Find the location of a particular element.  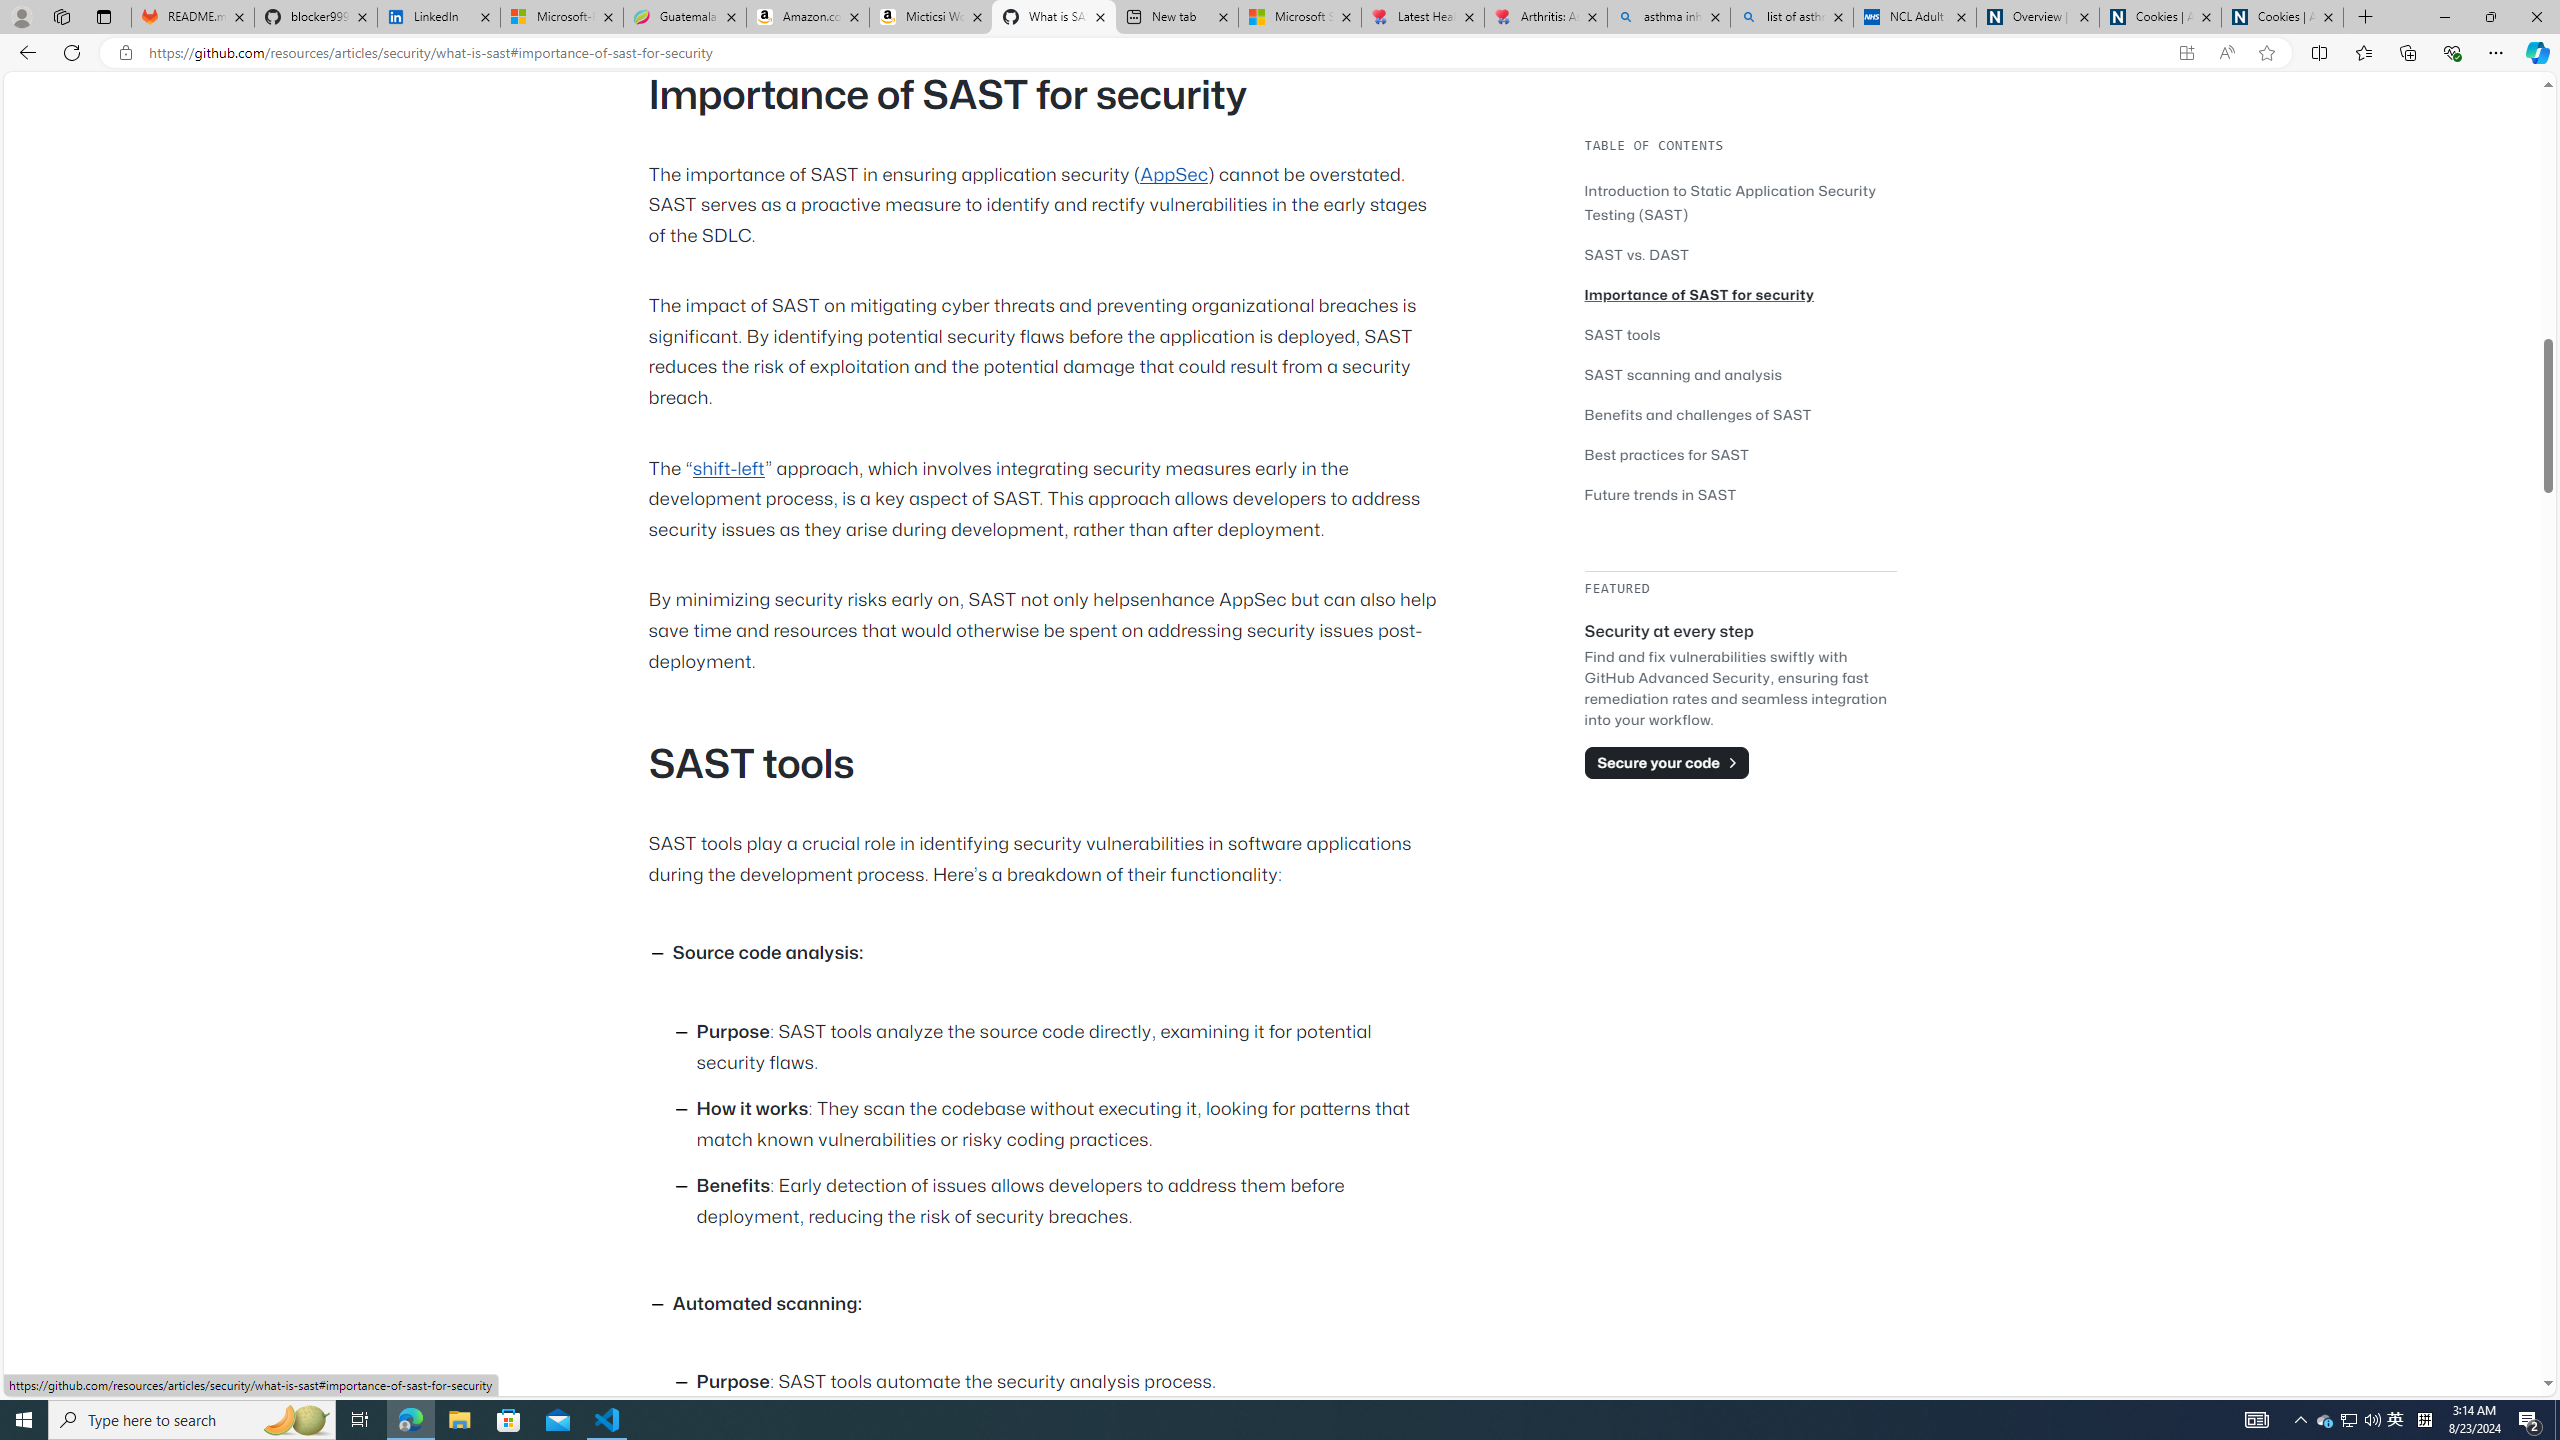

'AppSec' is located at coordinates (1173, 173).